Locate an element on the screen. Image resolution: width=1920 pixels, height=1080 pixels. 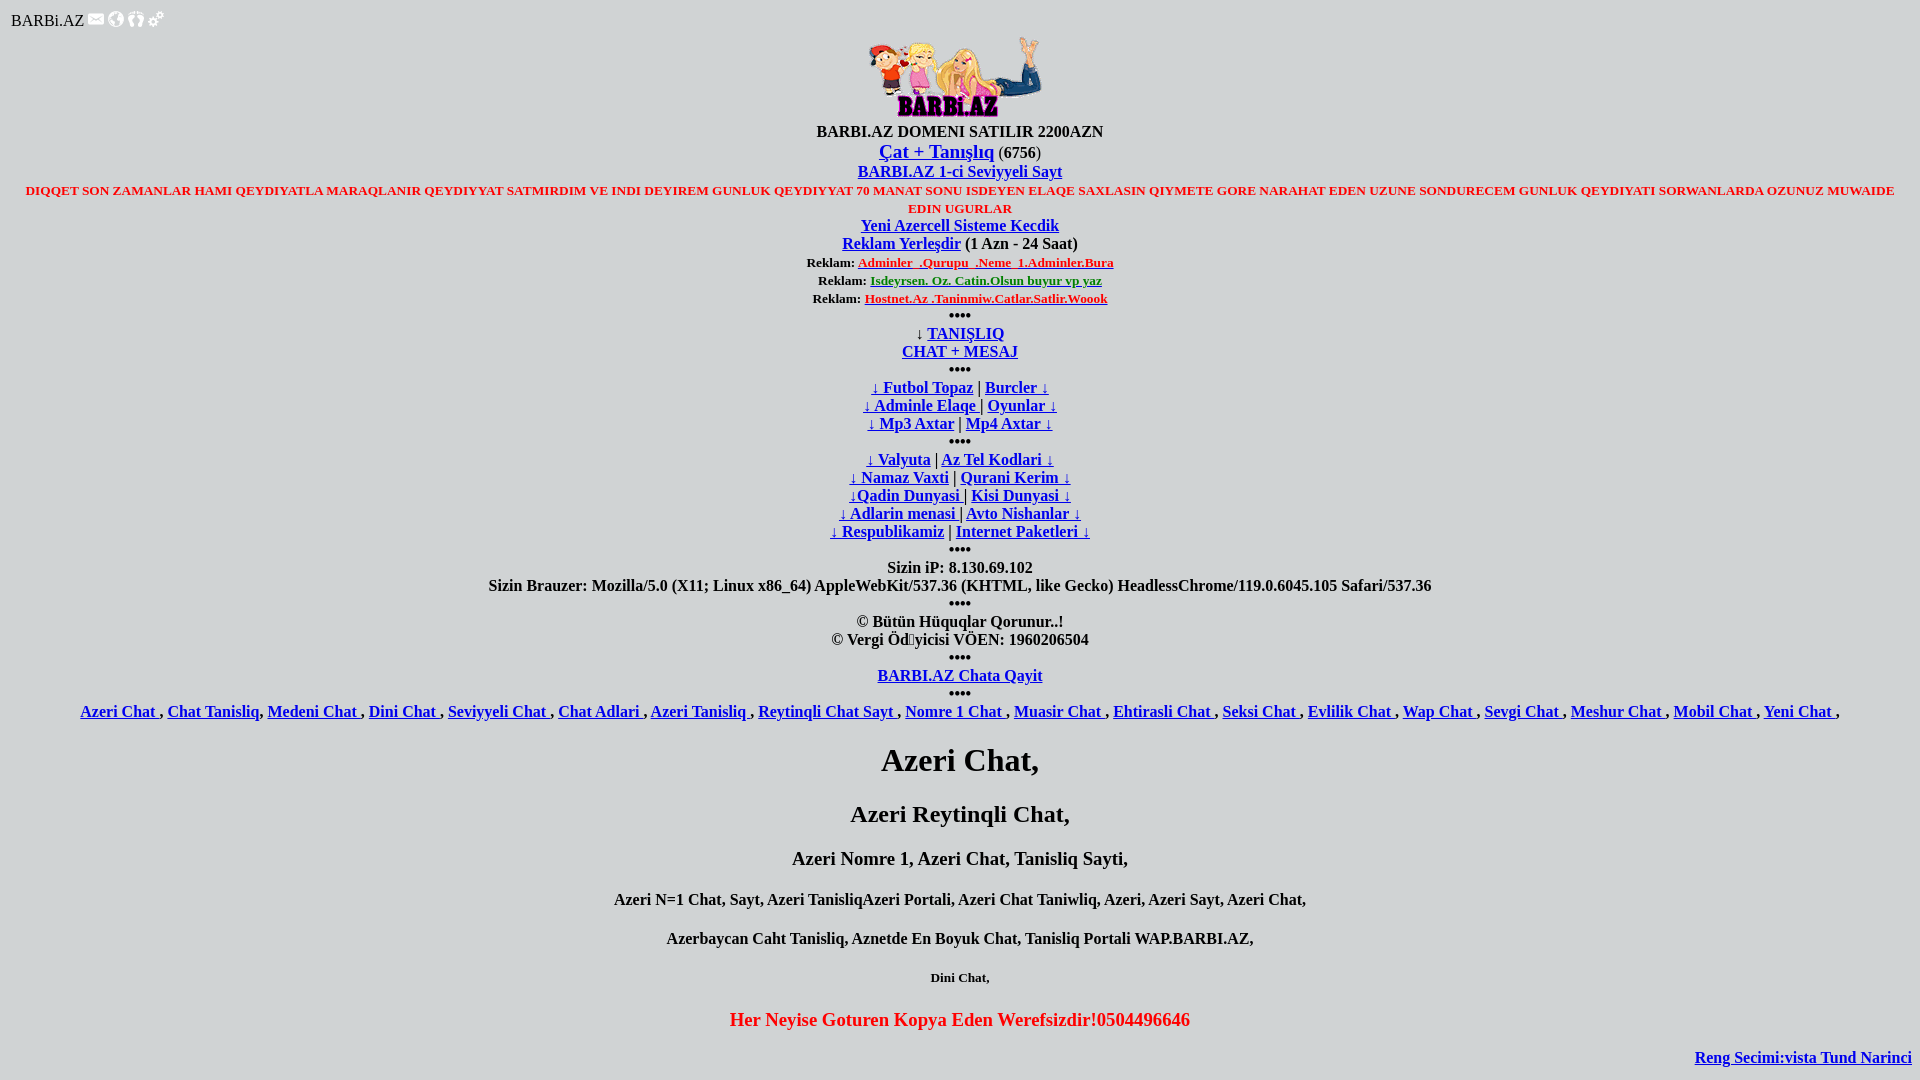
'Seksi Chat' is located at coordinates (1259, 710).